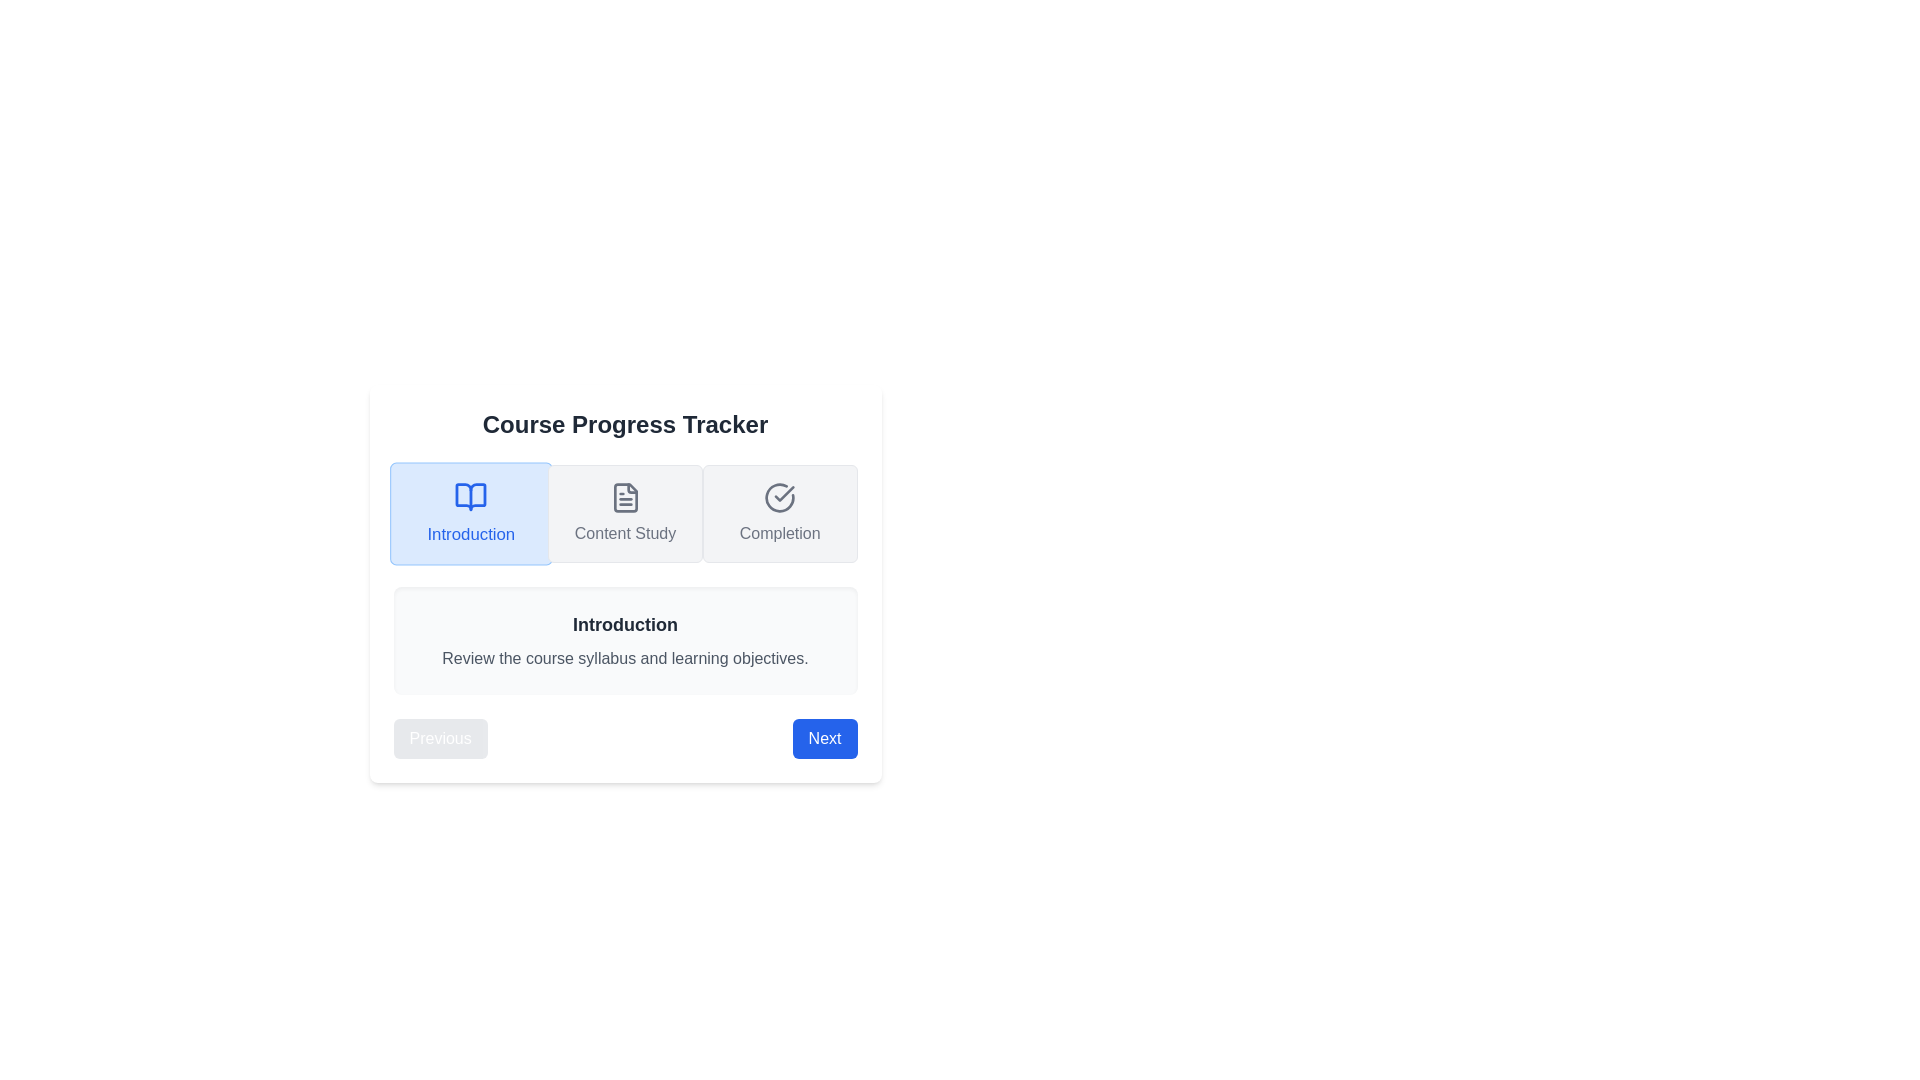 The image size is (1920, 1080). I want to click on the section that presents an overview of the course, specifically about the syllabus and learning objectives, located centrally below the section headers, so click(624, 640).